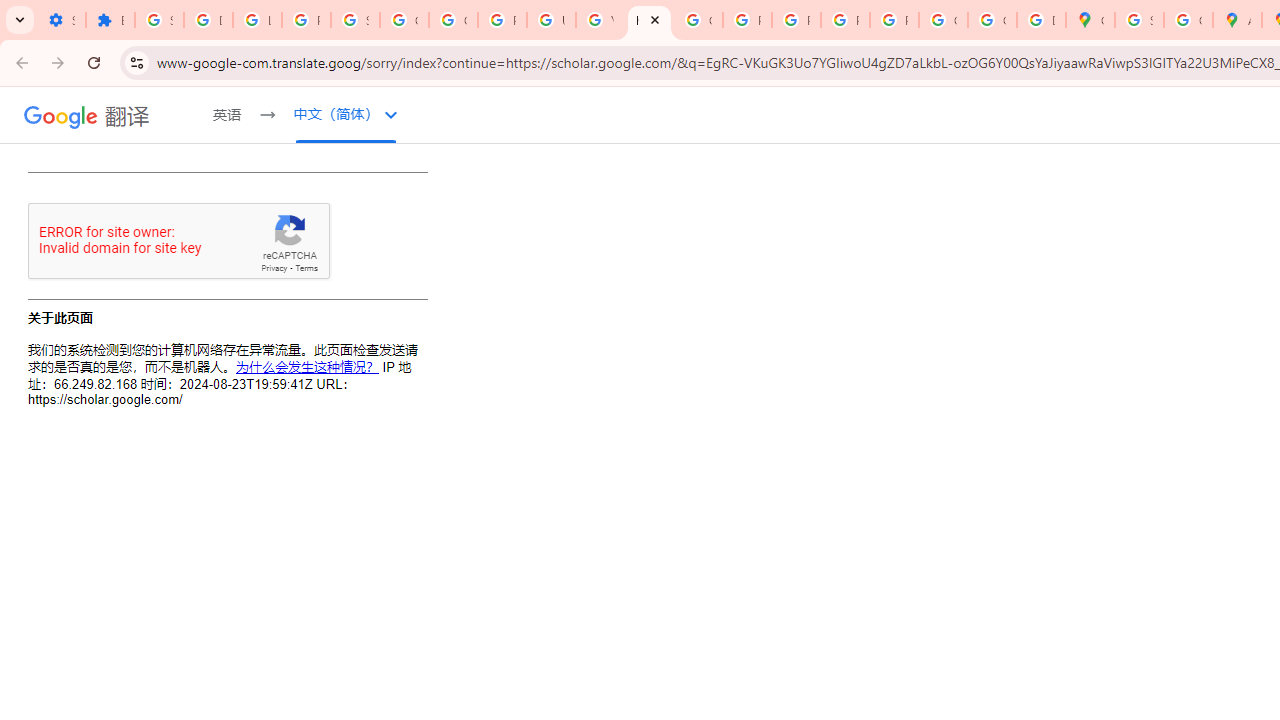  Describe the element at coordinates (403, 20) in the screenshot. I see `'Google Account Help'` at that location.